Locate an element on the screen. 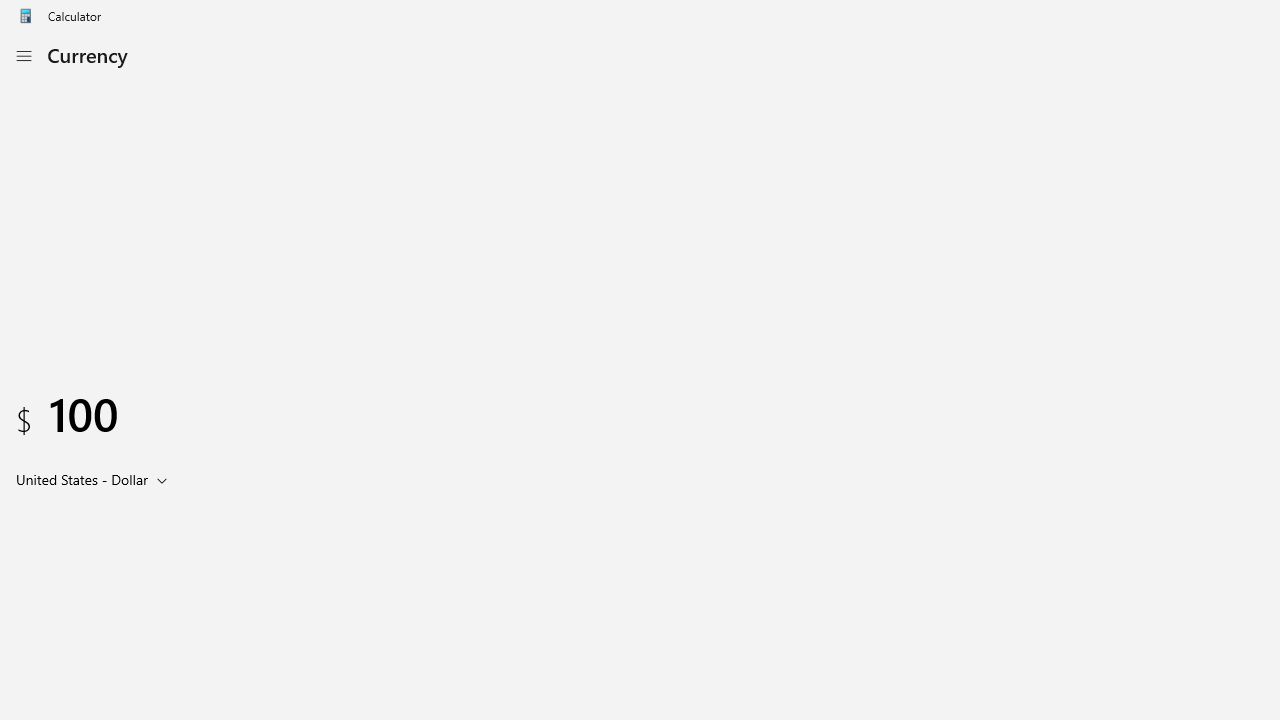  'United States Dollar' is located at coordinates (80, 479).